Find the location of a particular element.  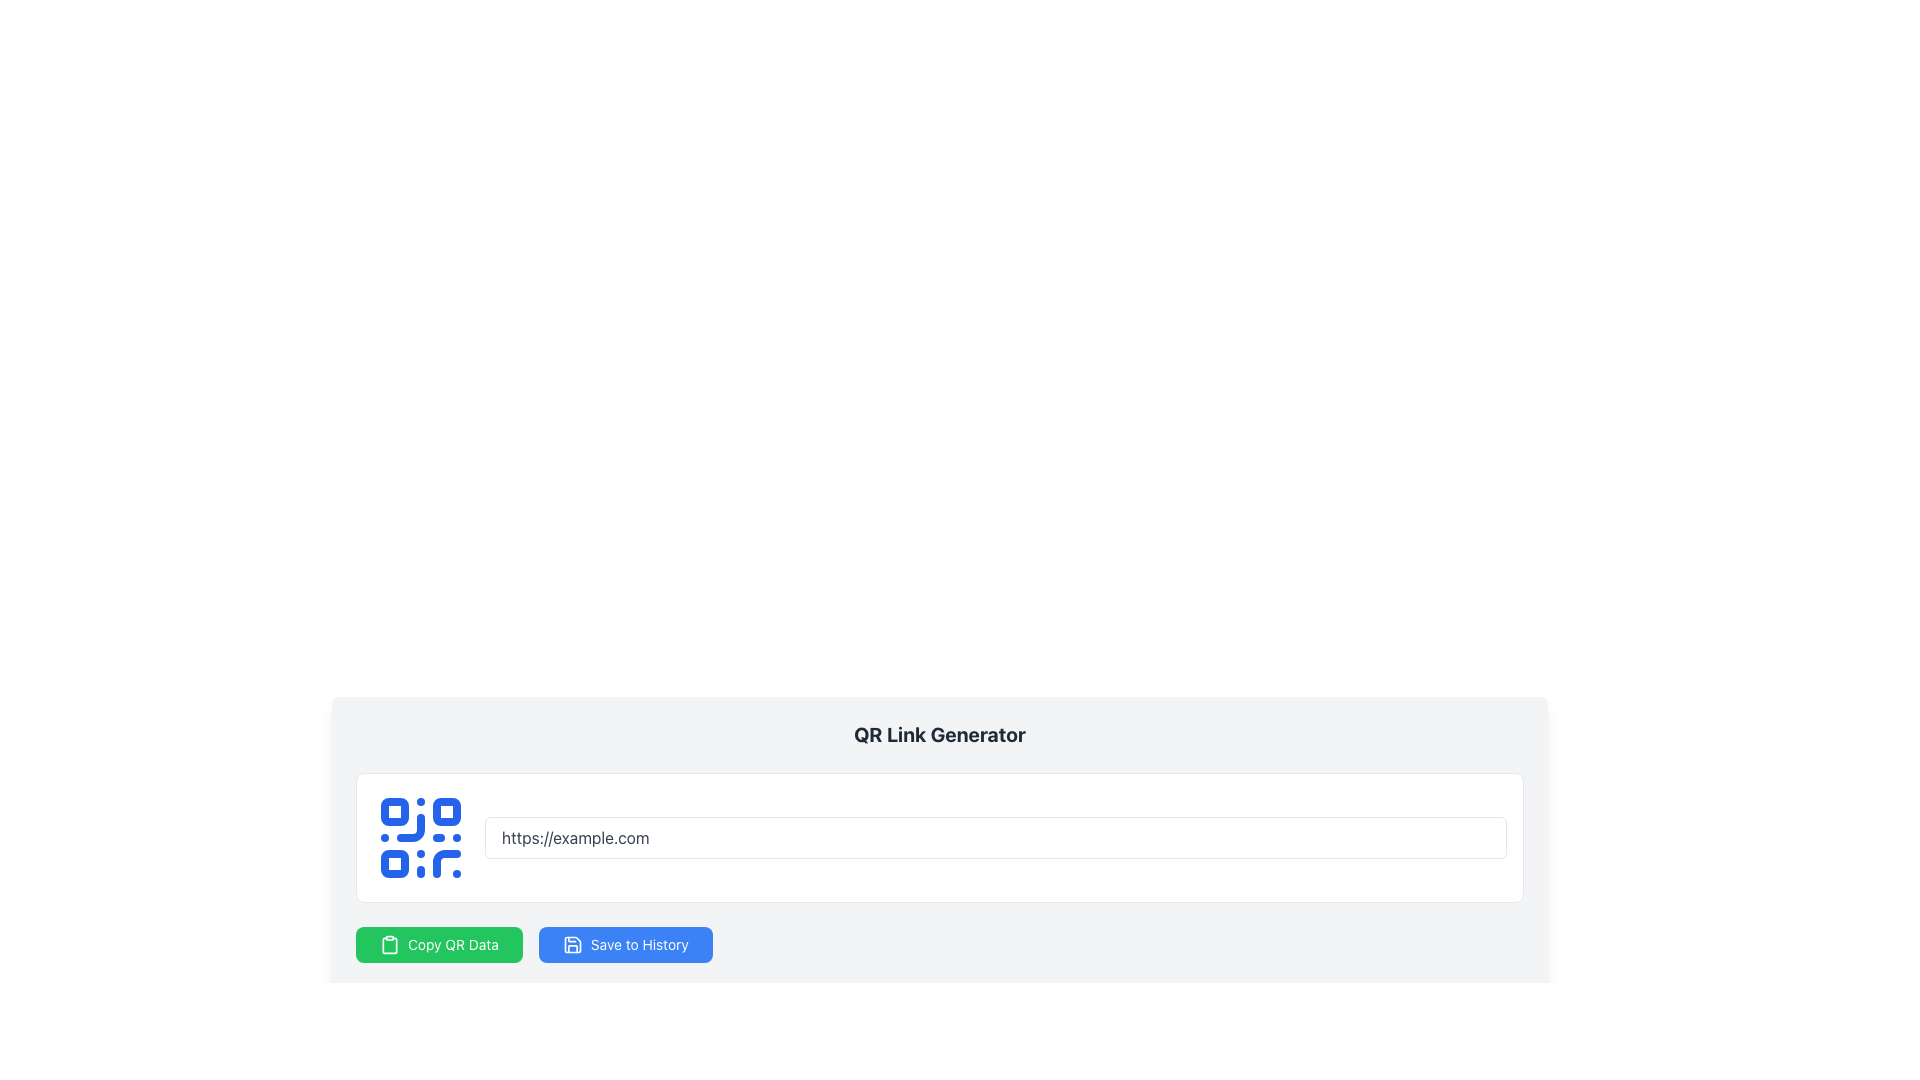

the 'save' icon located at the left end of the 'Save to History' blue button is located at coordinates (571, 945).